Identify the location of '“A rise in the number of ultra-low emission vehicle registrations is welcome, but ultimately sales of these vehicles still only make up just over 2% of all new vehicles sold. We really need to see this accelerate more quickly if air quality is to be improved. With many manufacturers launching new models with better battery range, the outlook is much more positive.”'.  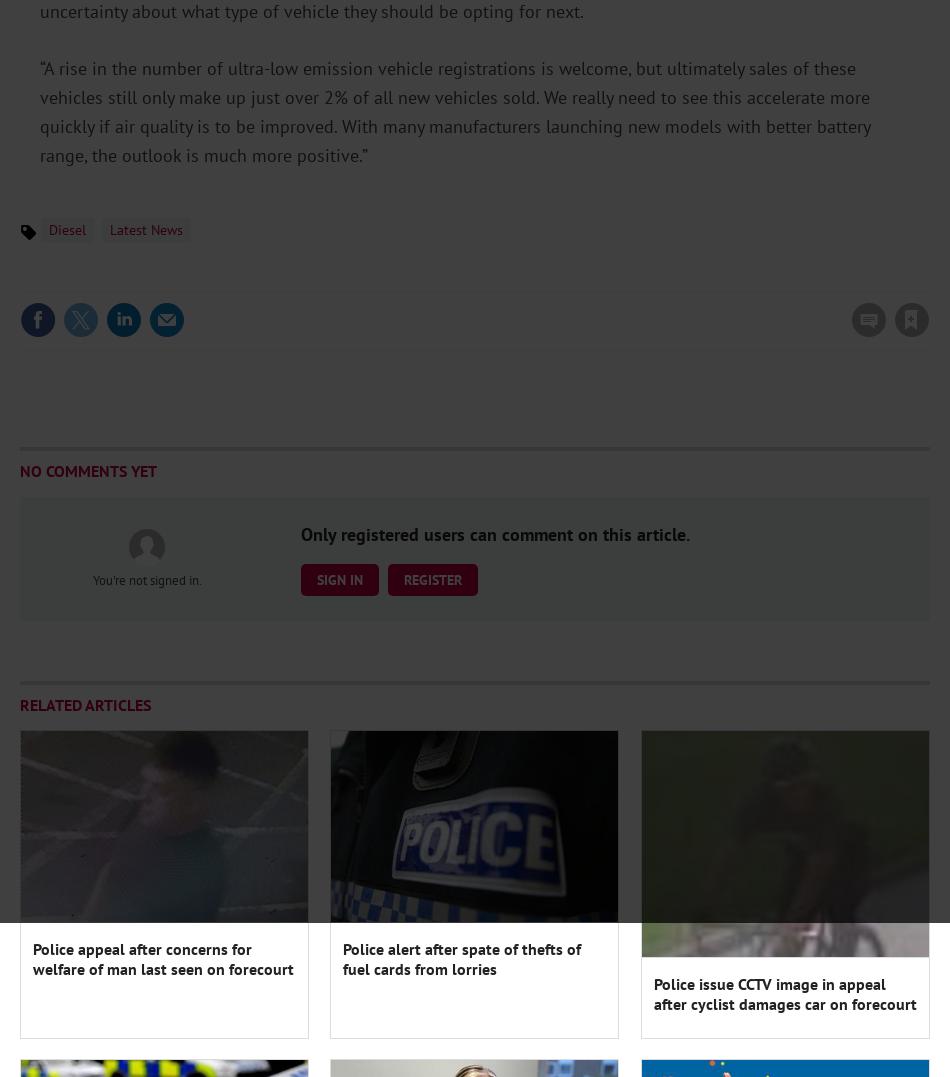
(453, 110).